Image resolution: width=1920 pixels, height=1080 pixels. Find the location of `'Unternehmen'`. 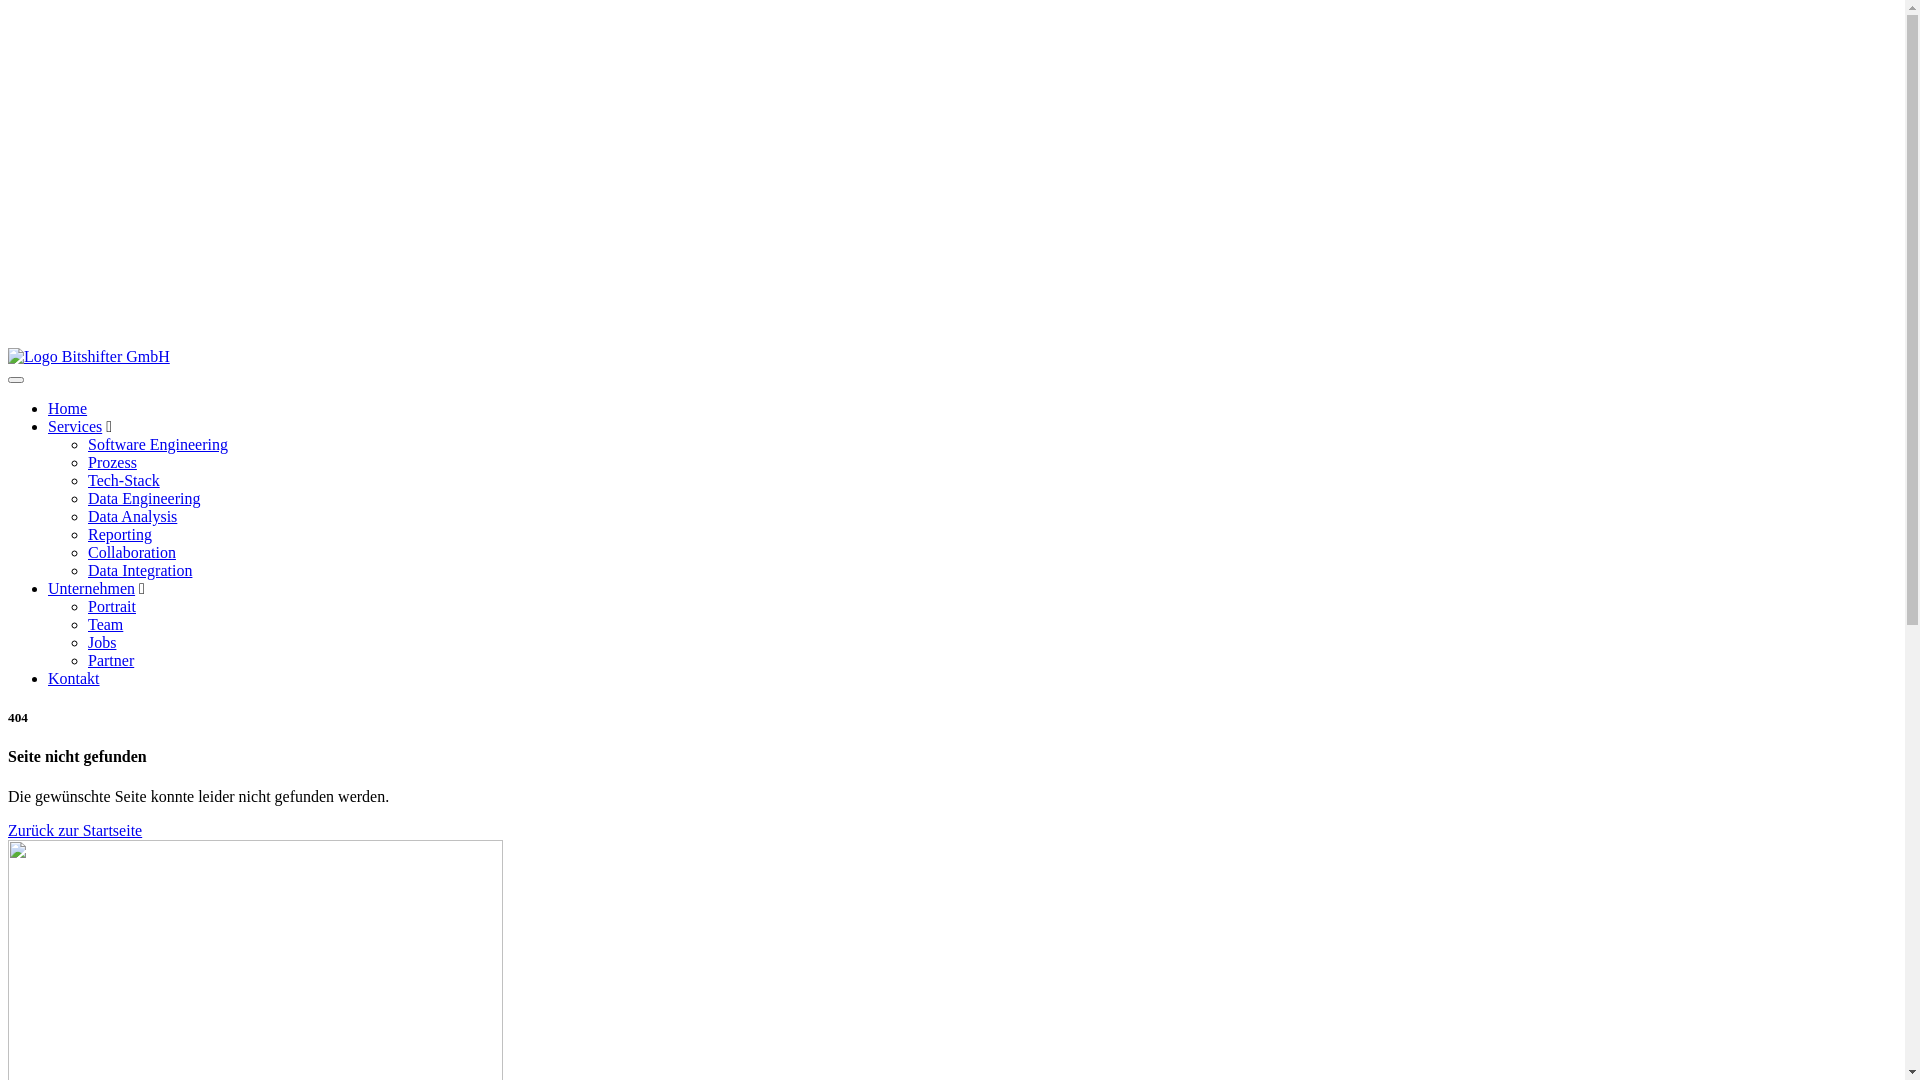

'Unternehmen' is located at coordinates (48, 587).